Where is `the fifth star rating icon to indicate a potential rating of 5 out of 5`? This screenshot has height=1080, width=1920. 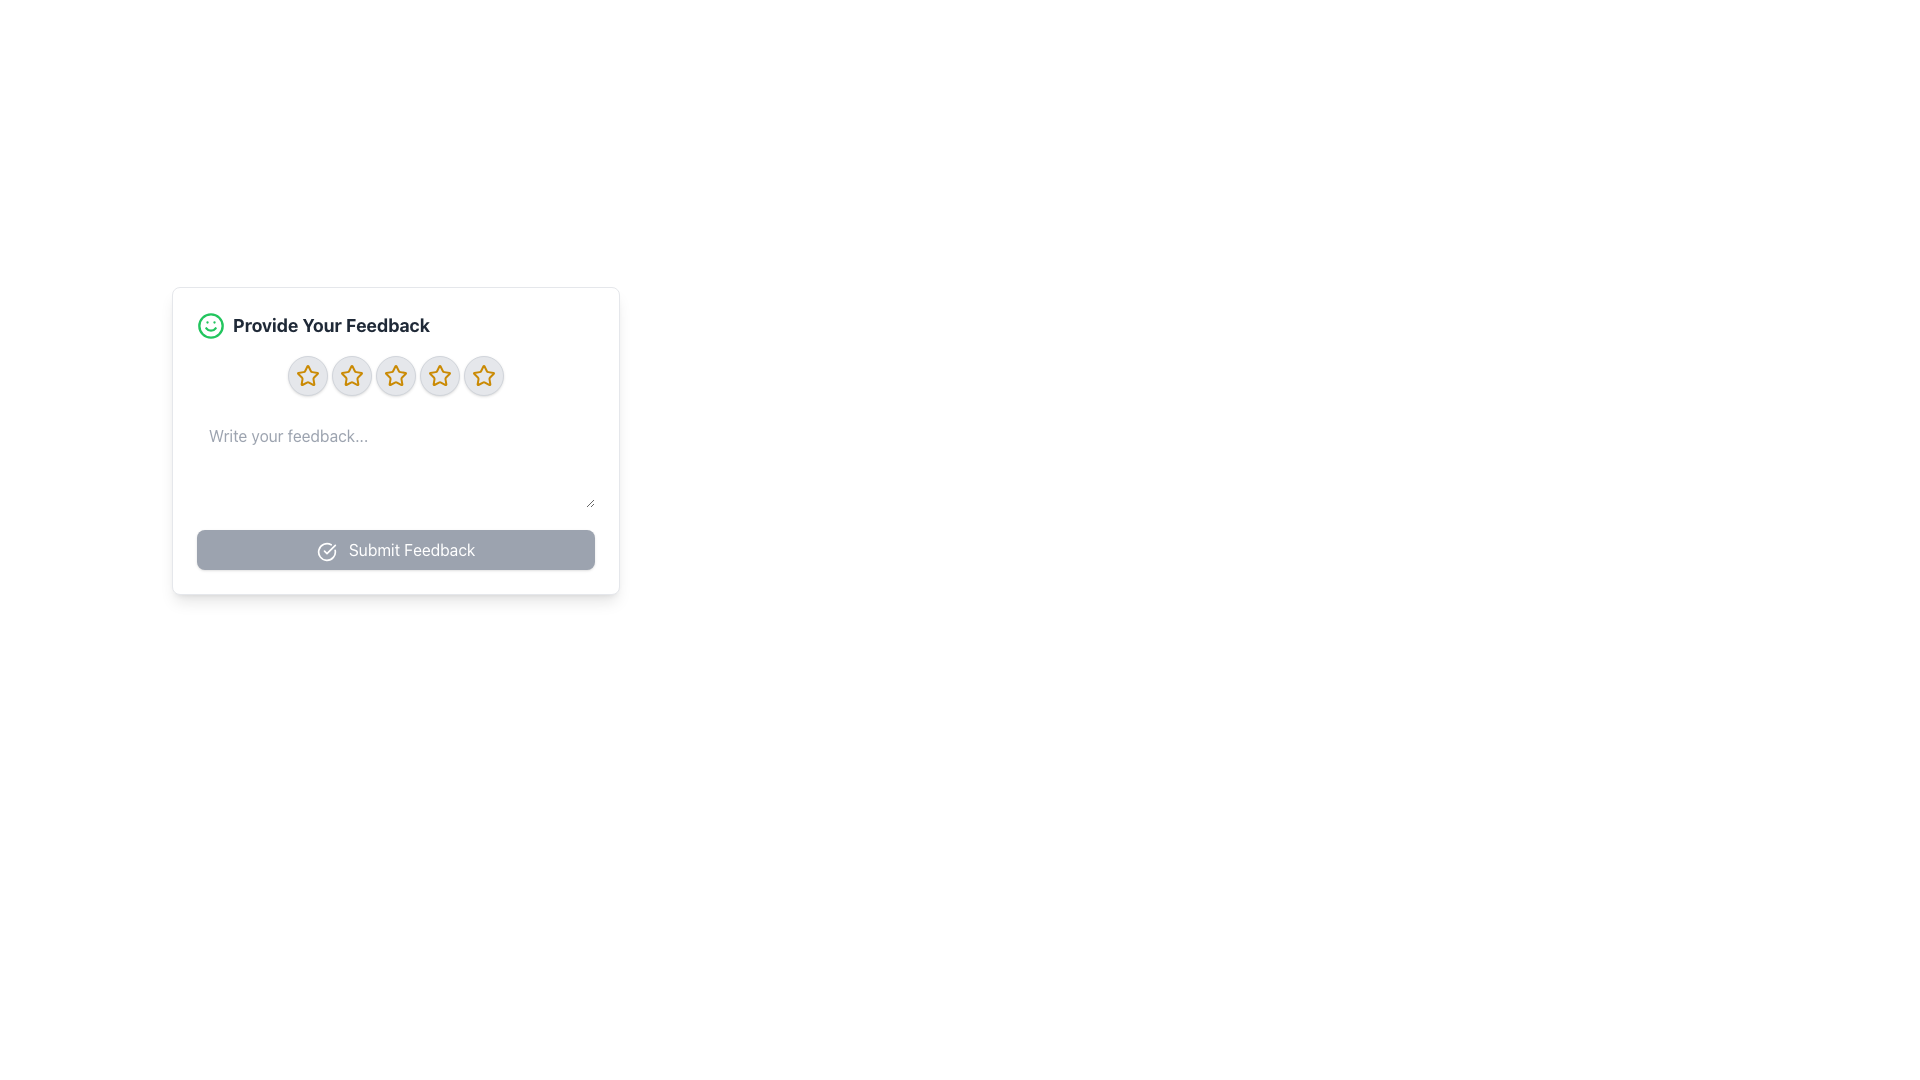
the fifth star rating icon to indicate a potential rating of 5 out of 5 is located at coordinates (484, 375).